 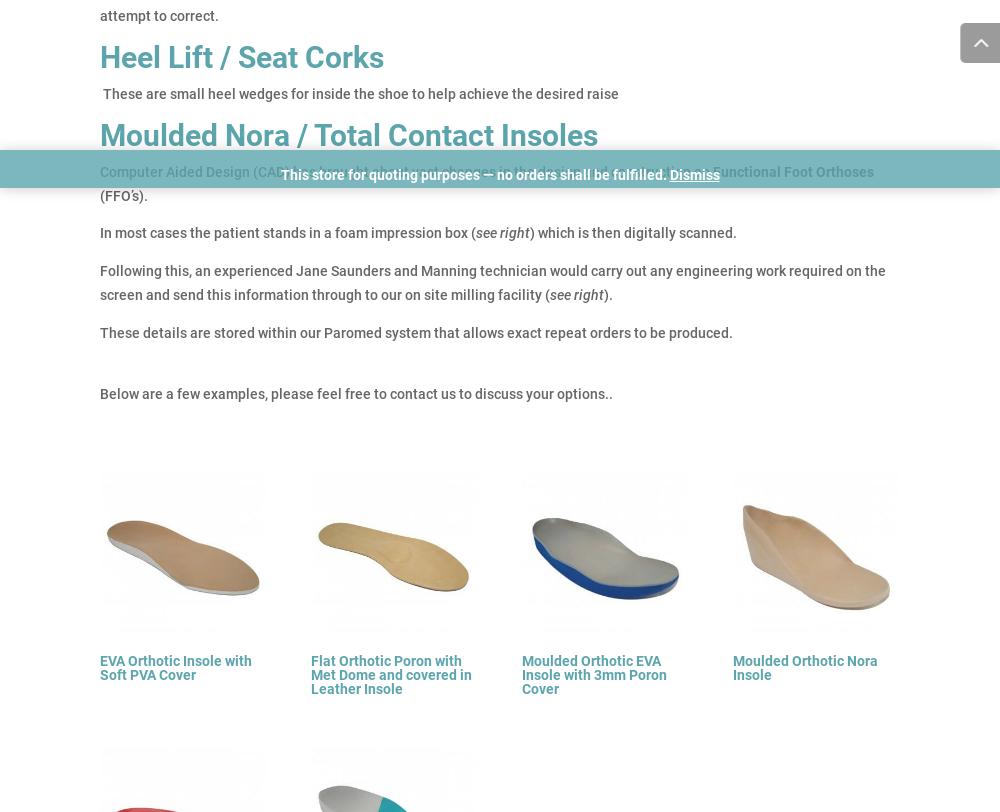 I want to click on '.', so click(x=610, y=393).